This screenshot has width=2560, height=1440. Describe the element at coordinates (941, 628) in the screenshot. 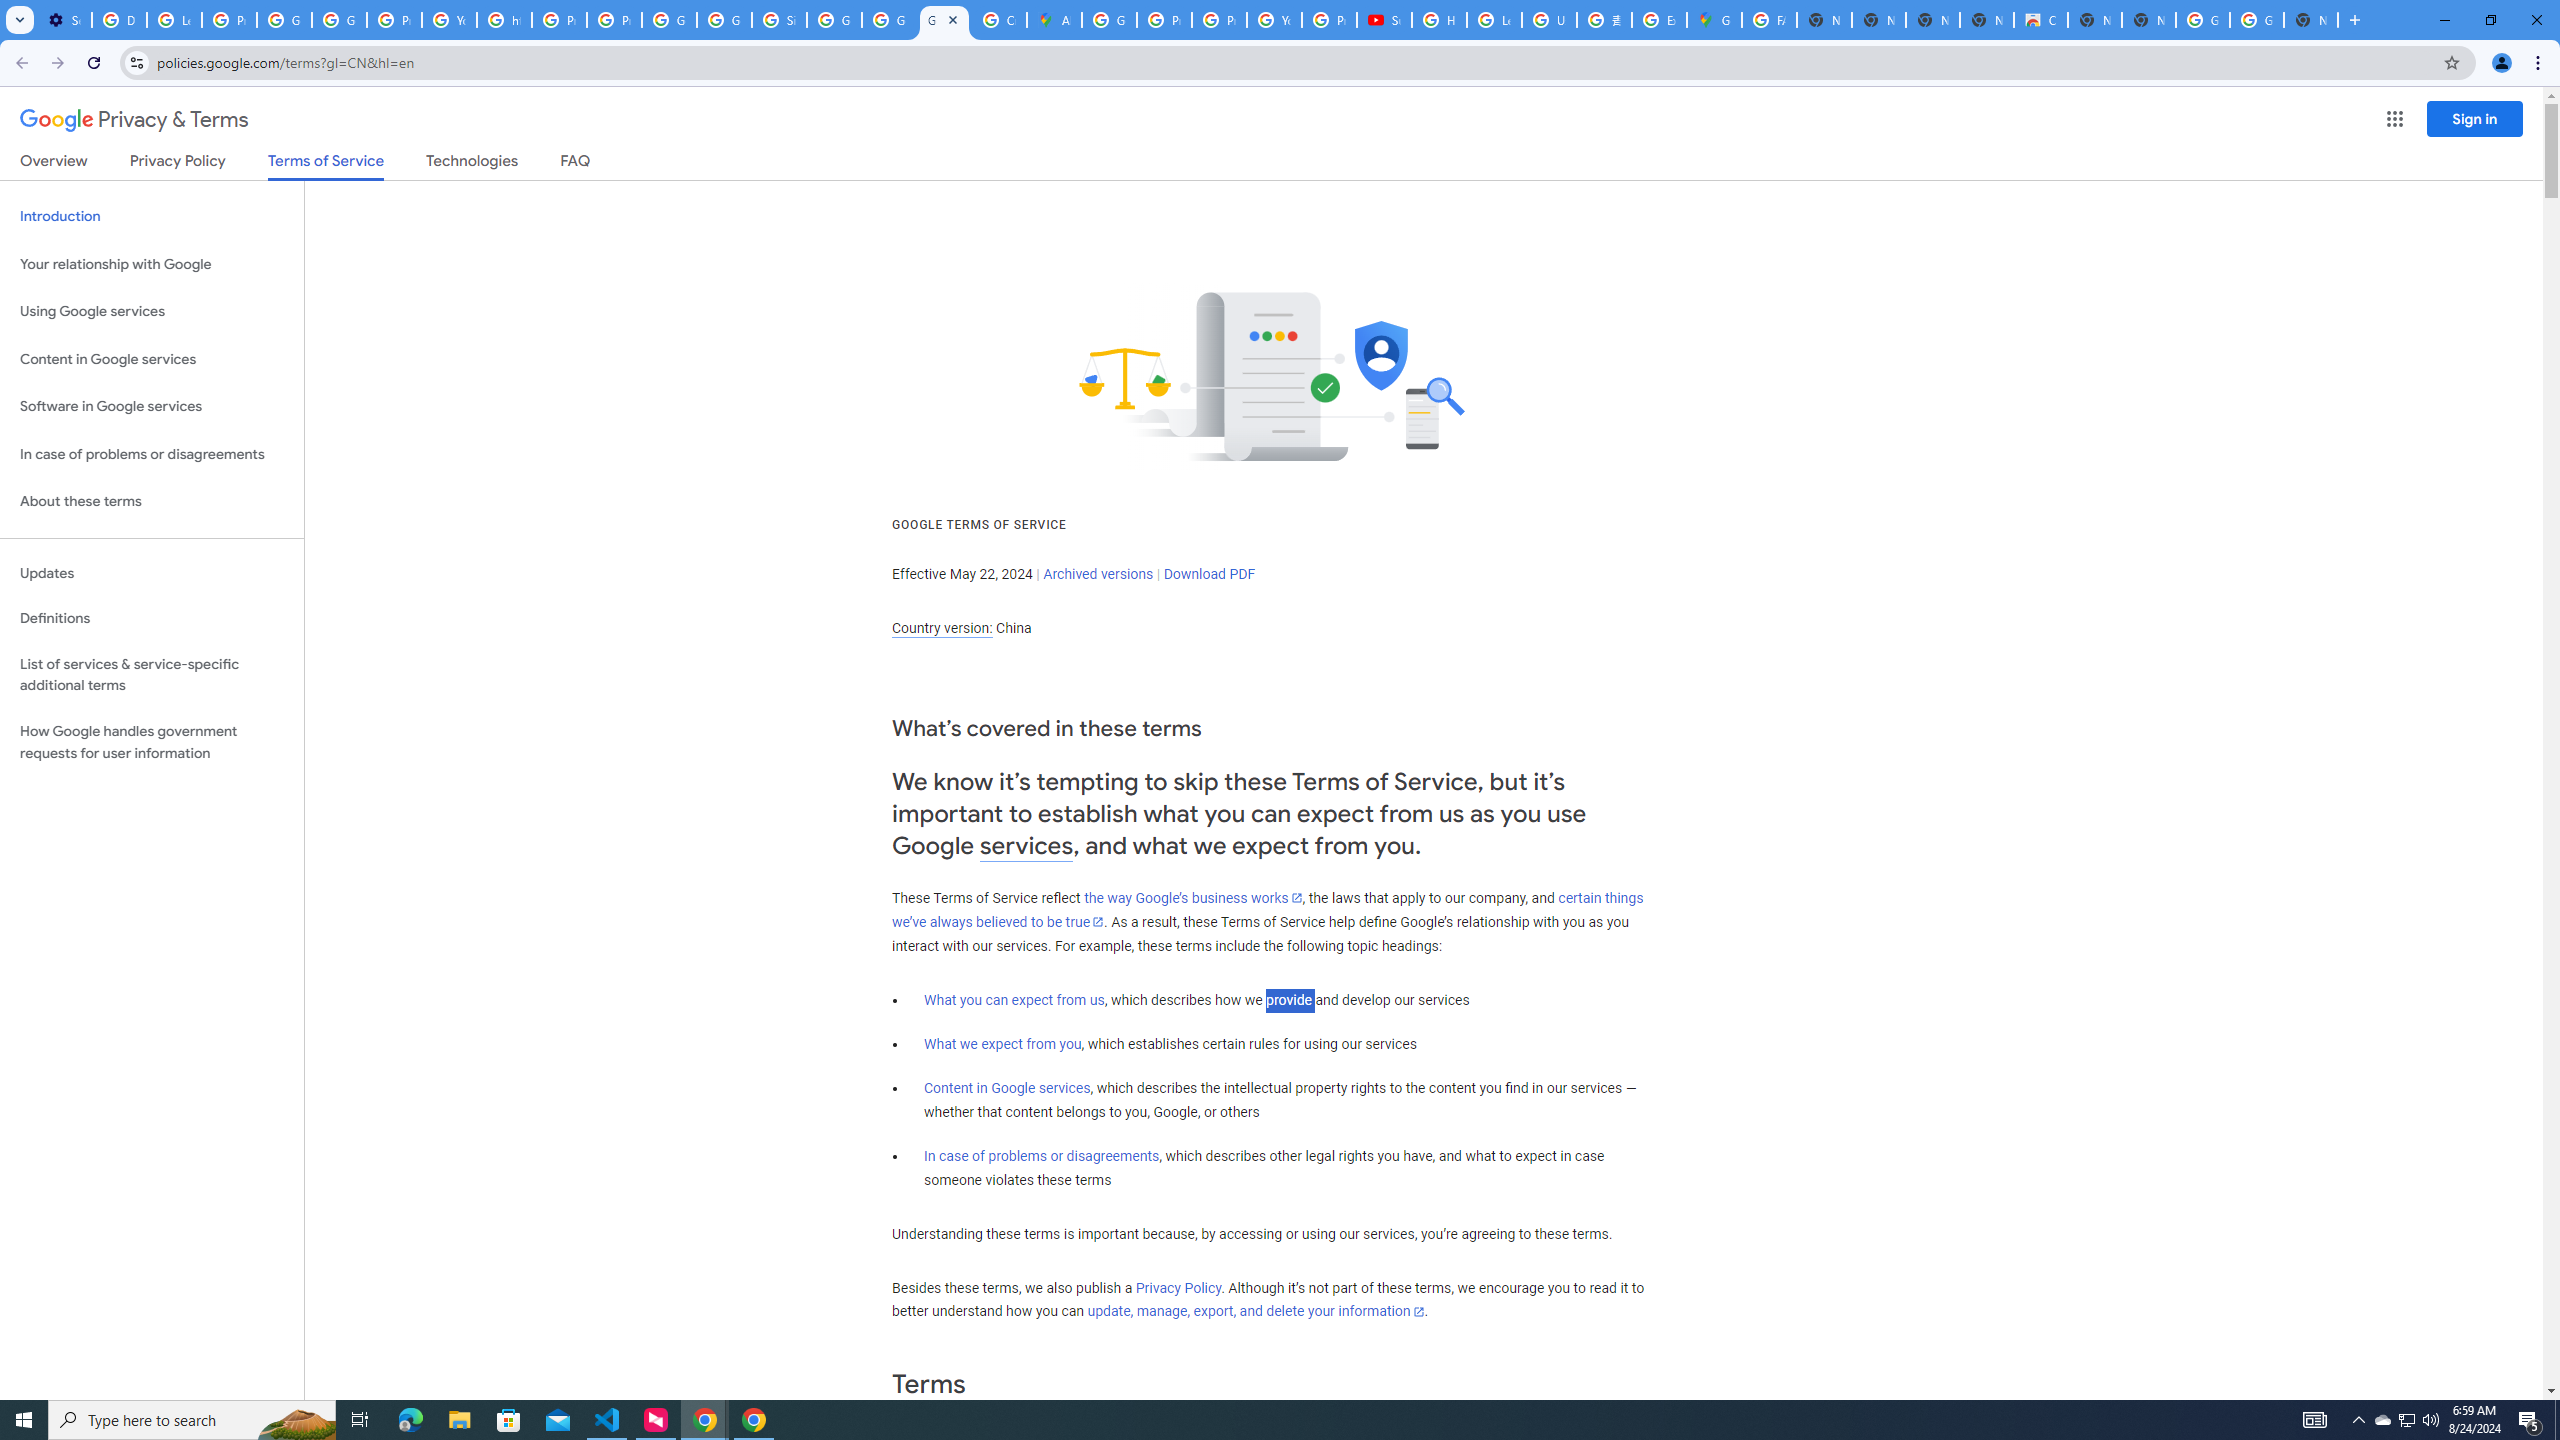

I see `'Country version:'` at that location.